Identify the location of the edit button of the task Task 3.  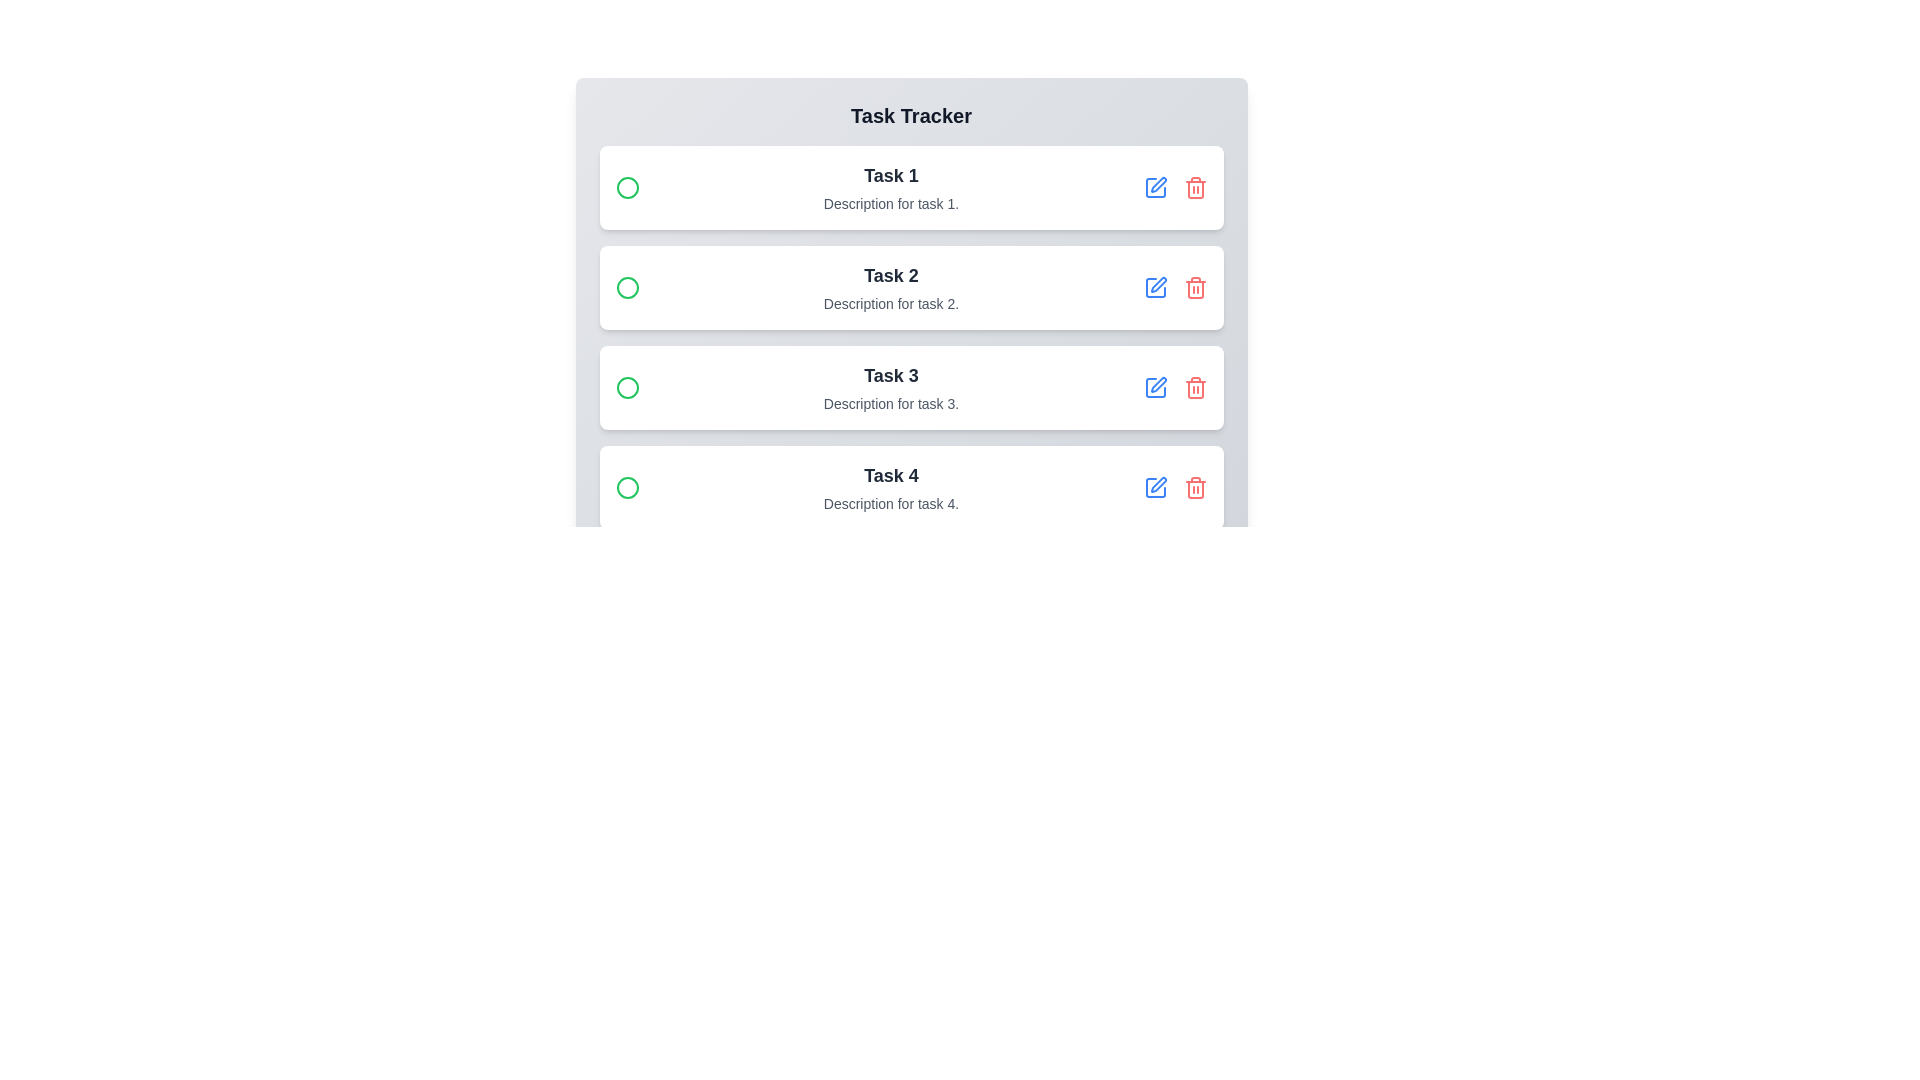
(1155, 388).